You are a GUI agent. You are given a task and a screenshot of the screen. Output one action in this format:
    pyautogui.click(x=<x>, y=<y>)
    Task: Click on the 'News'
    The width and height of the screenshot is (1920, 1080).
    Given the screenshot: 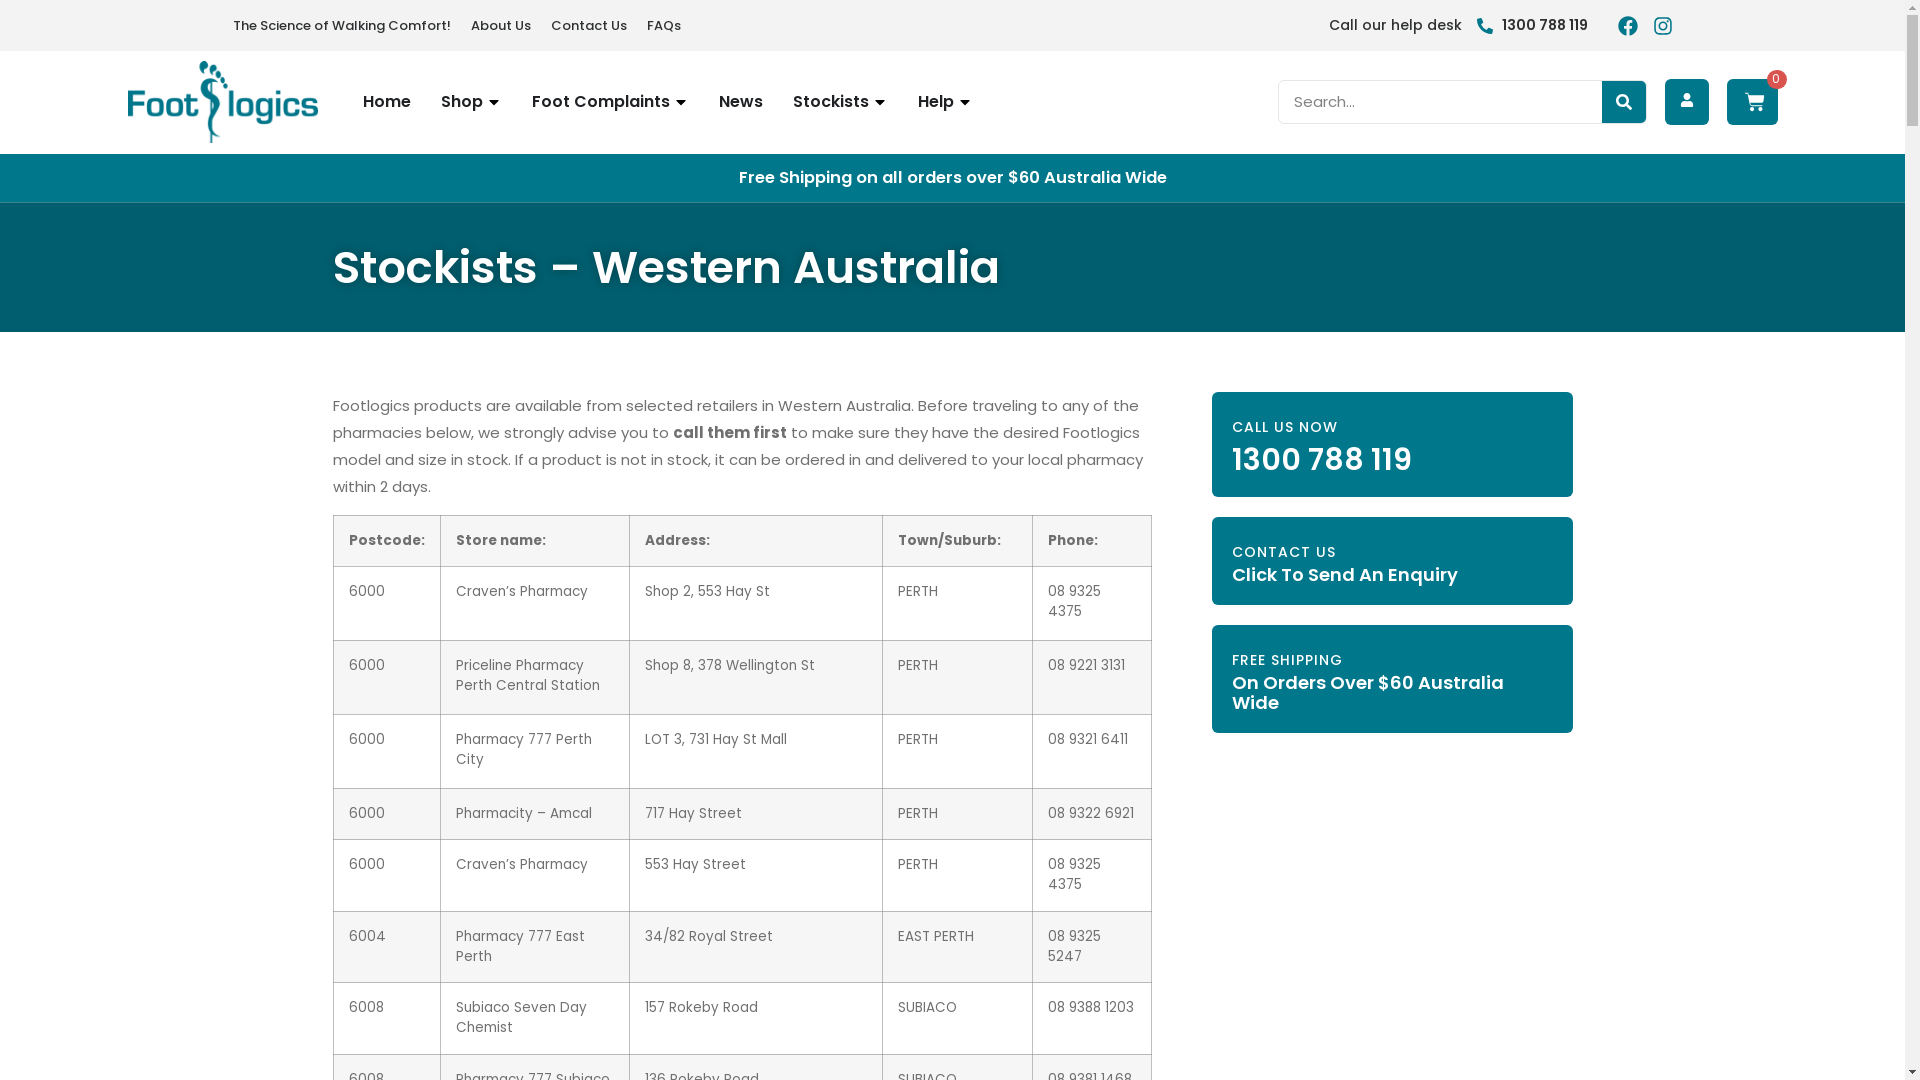 What is the action you would take?
    pyautogui.click(x=718, y=101)
    